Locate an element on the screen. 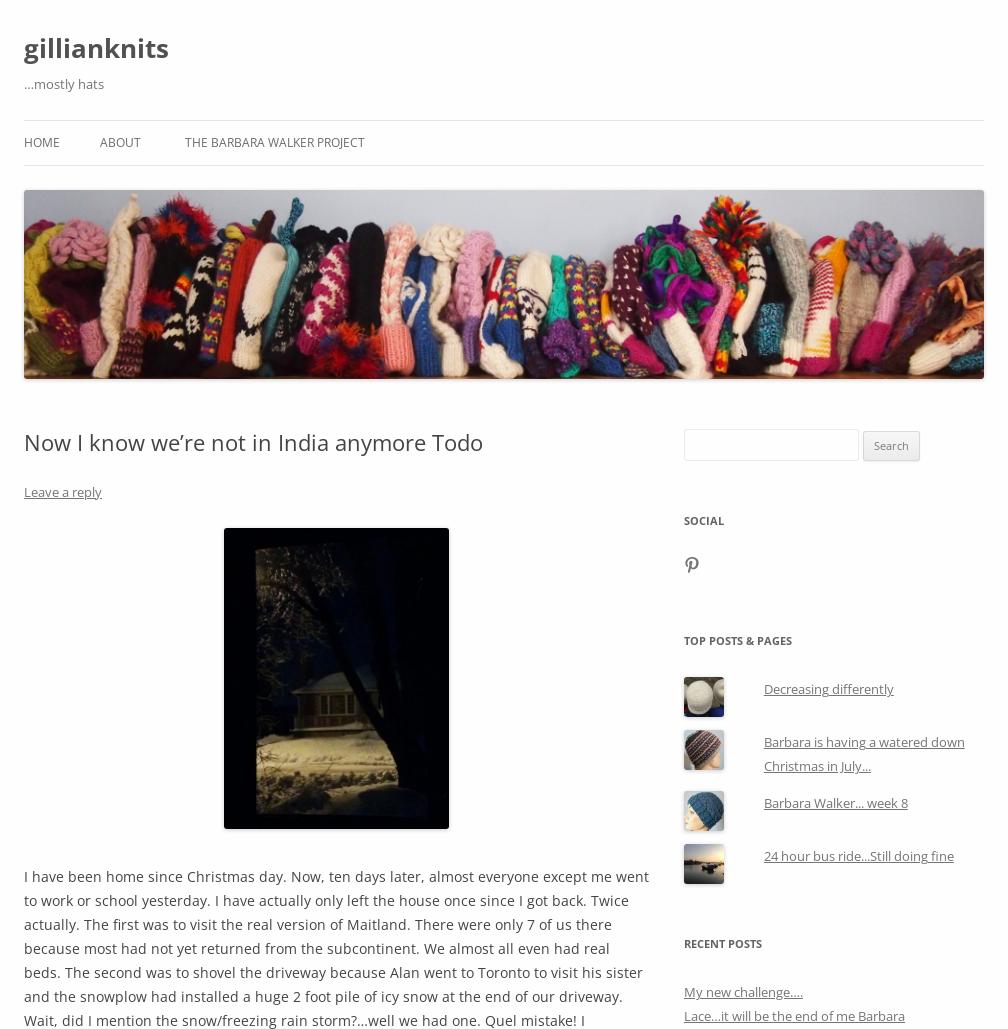  'Barbara Walker... week 8' is located at coordinates (835, 803).